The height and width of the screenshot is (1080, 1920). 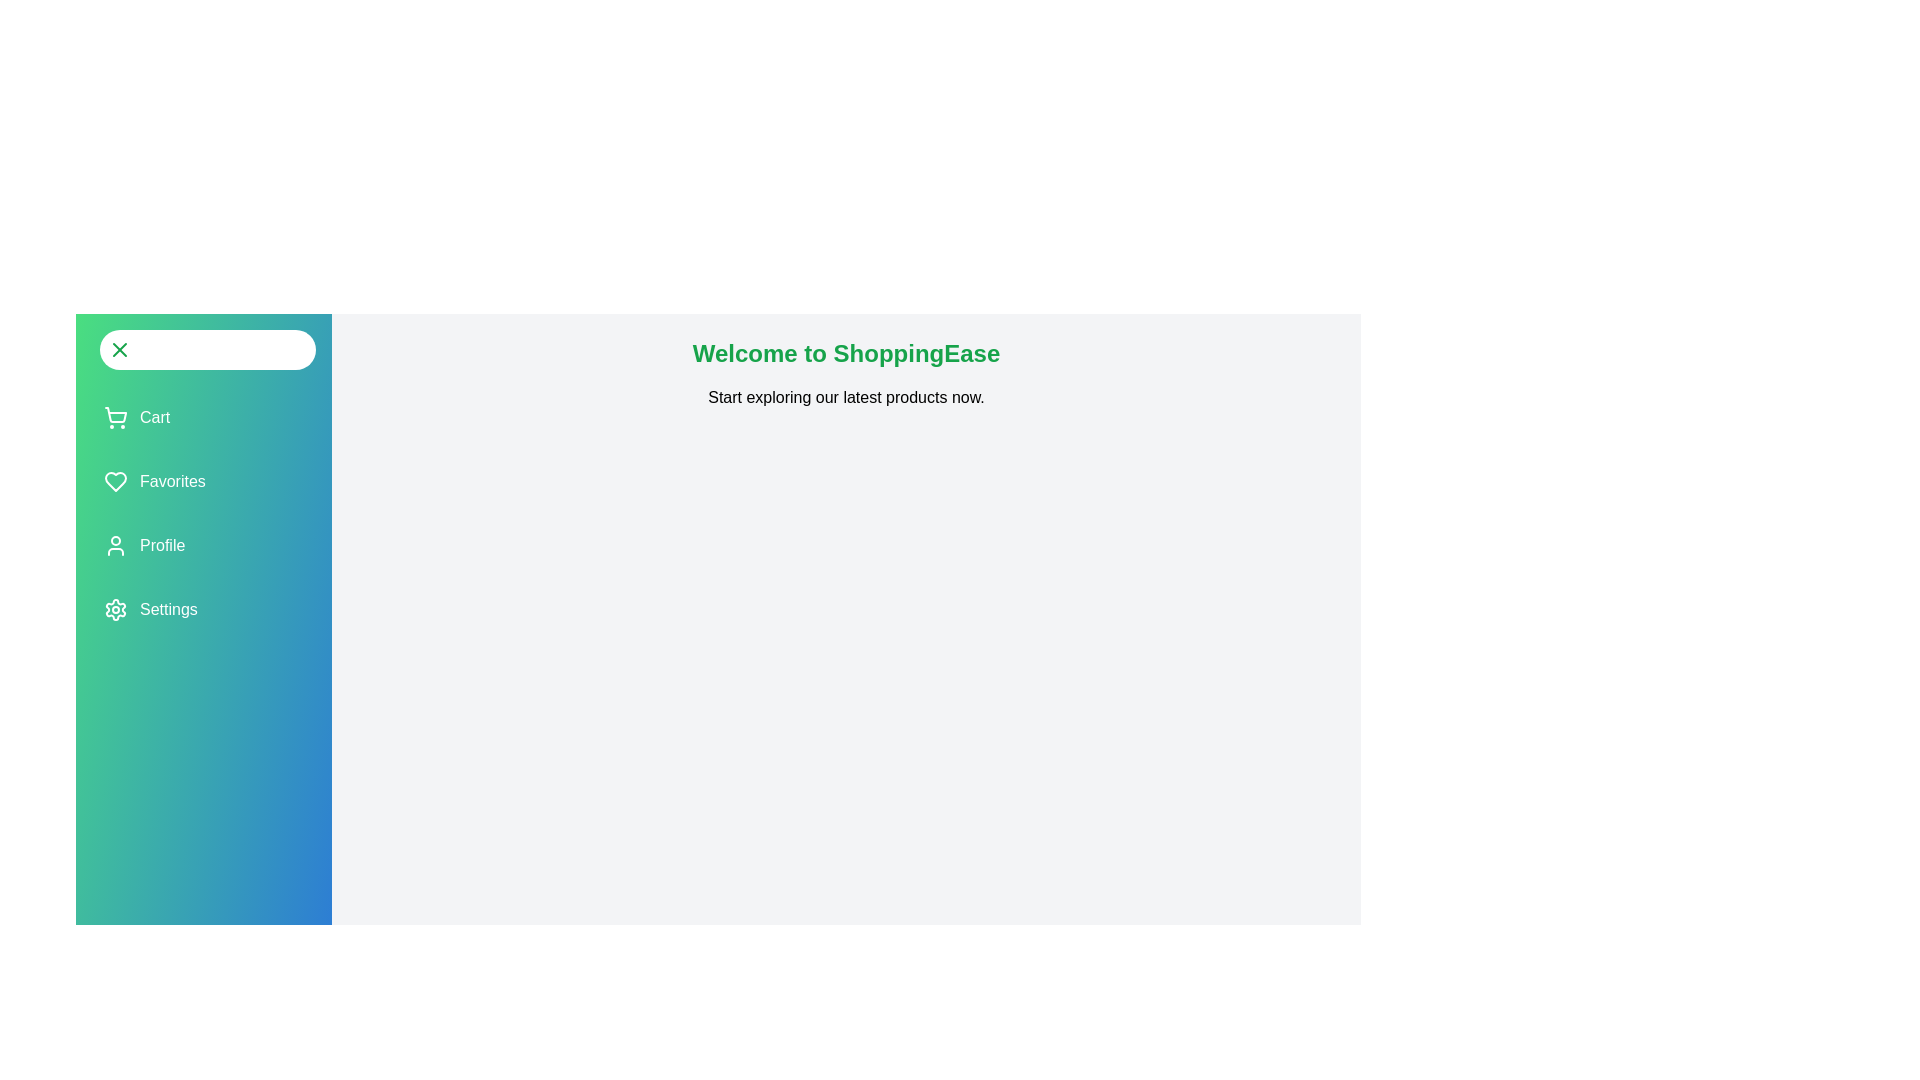 What do you see at coordinates (148, 608) in the screenshot?
I see `the 'Settings' button to navigate to the 'Settings' section` at bounding box center [148, 608].